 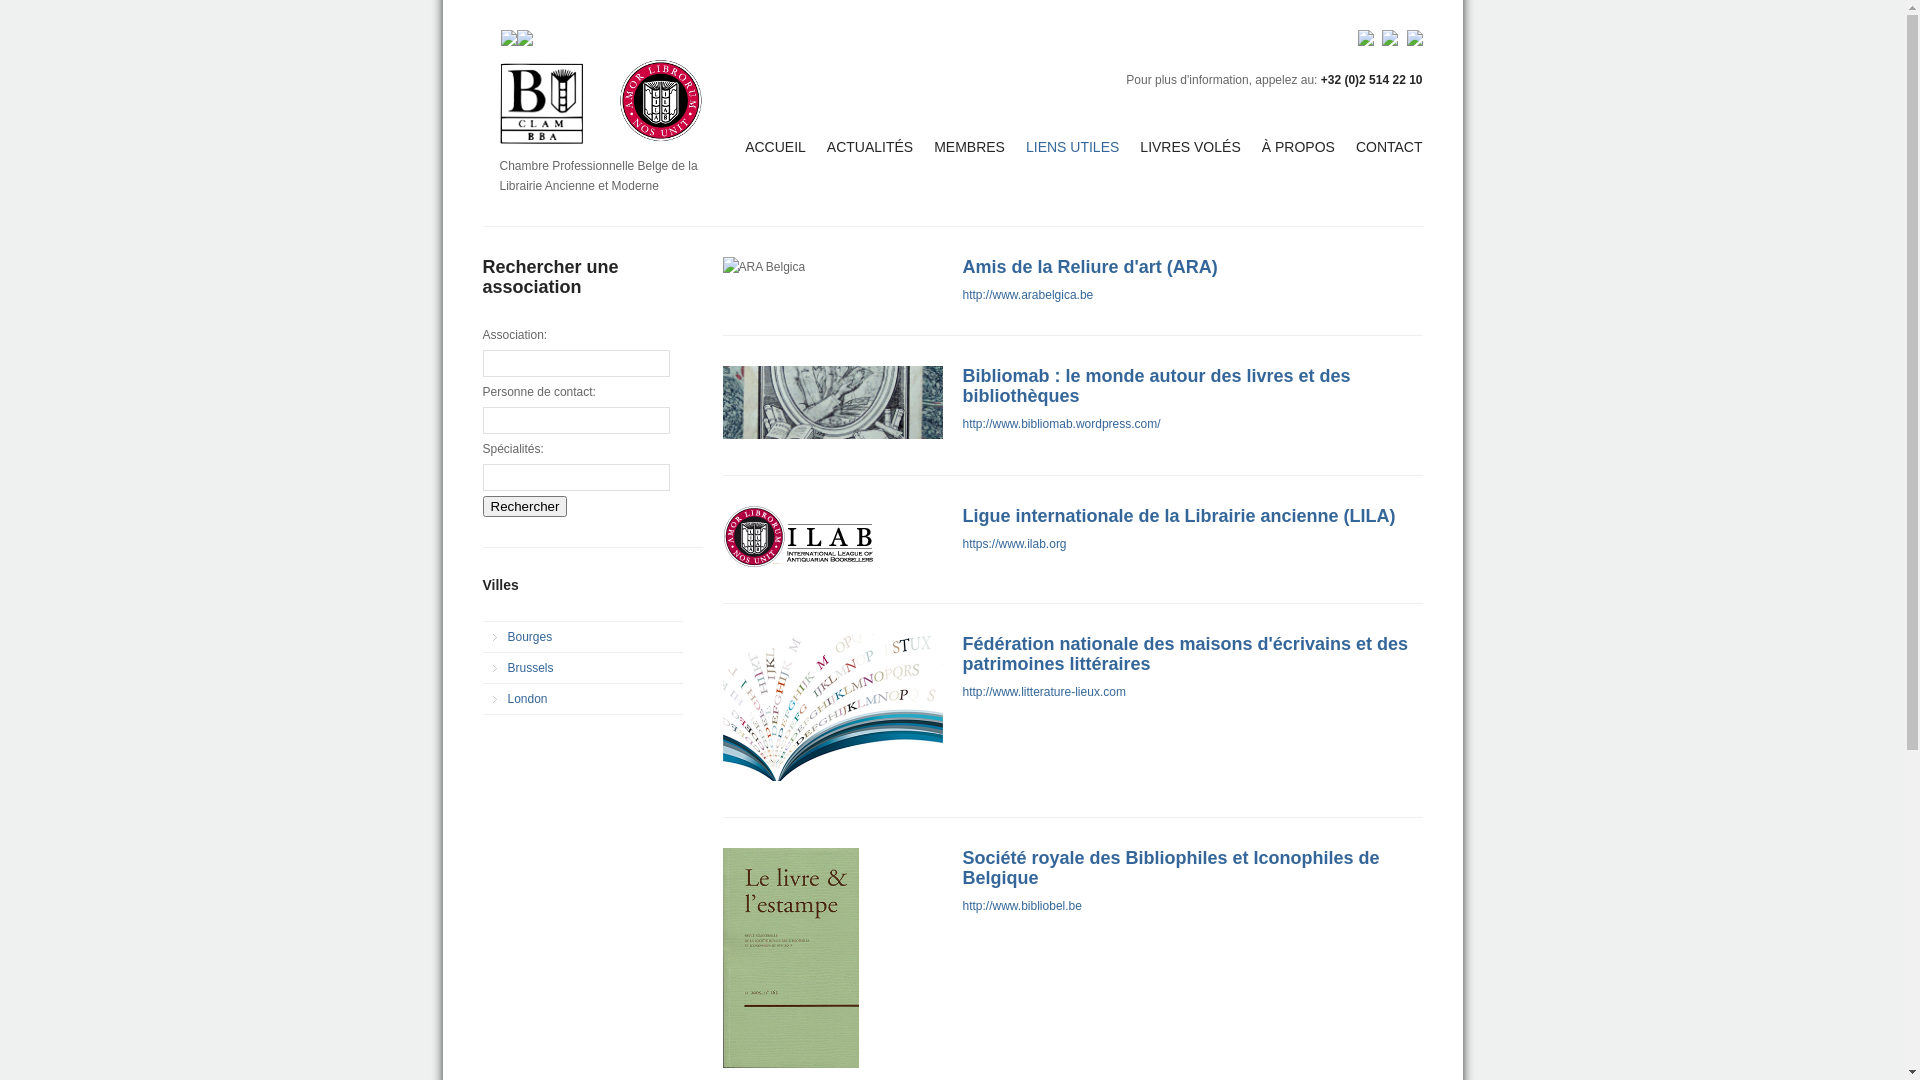 I want to click on 'Rechercher', so click(x=481, y=505).